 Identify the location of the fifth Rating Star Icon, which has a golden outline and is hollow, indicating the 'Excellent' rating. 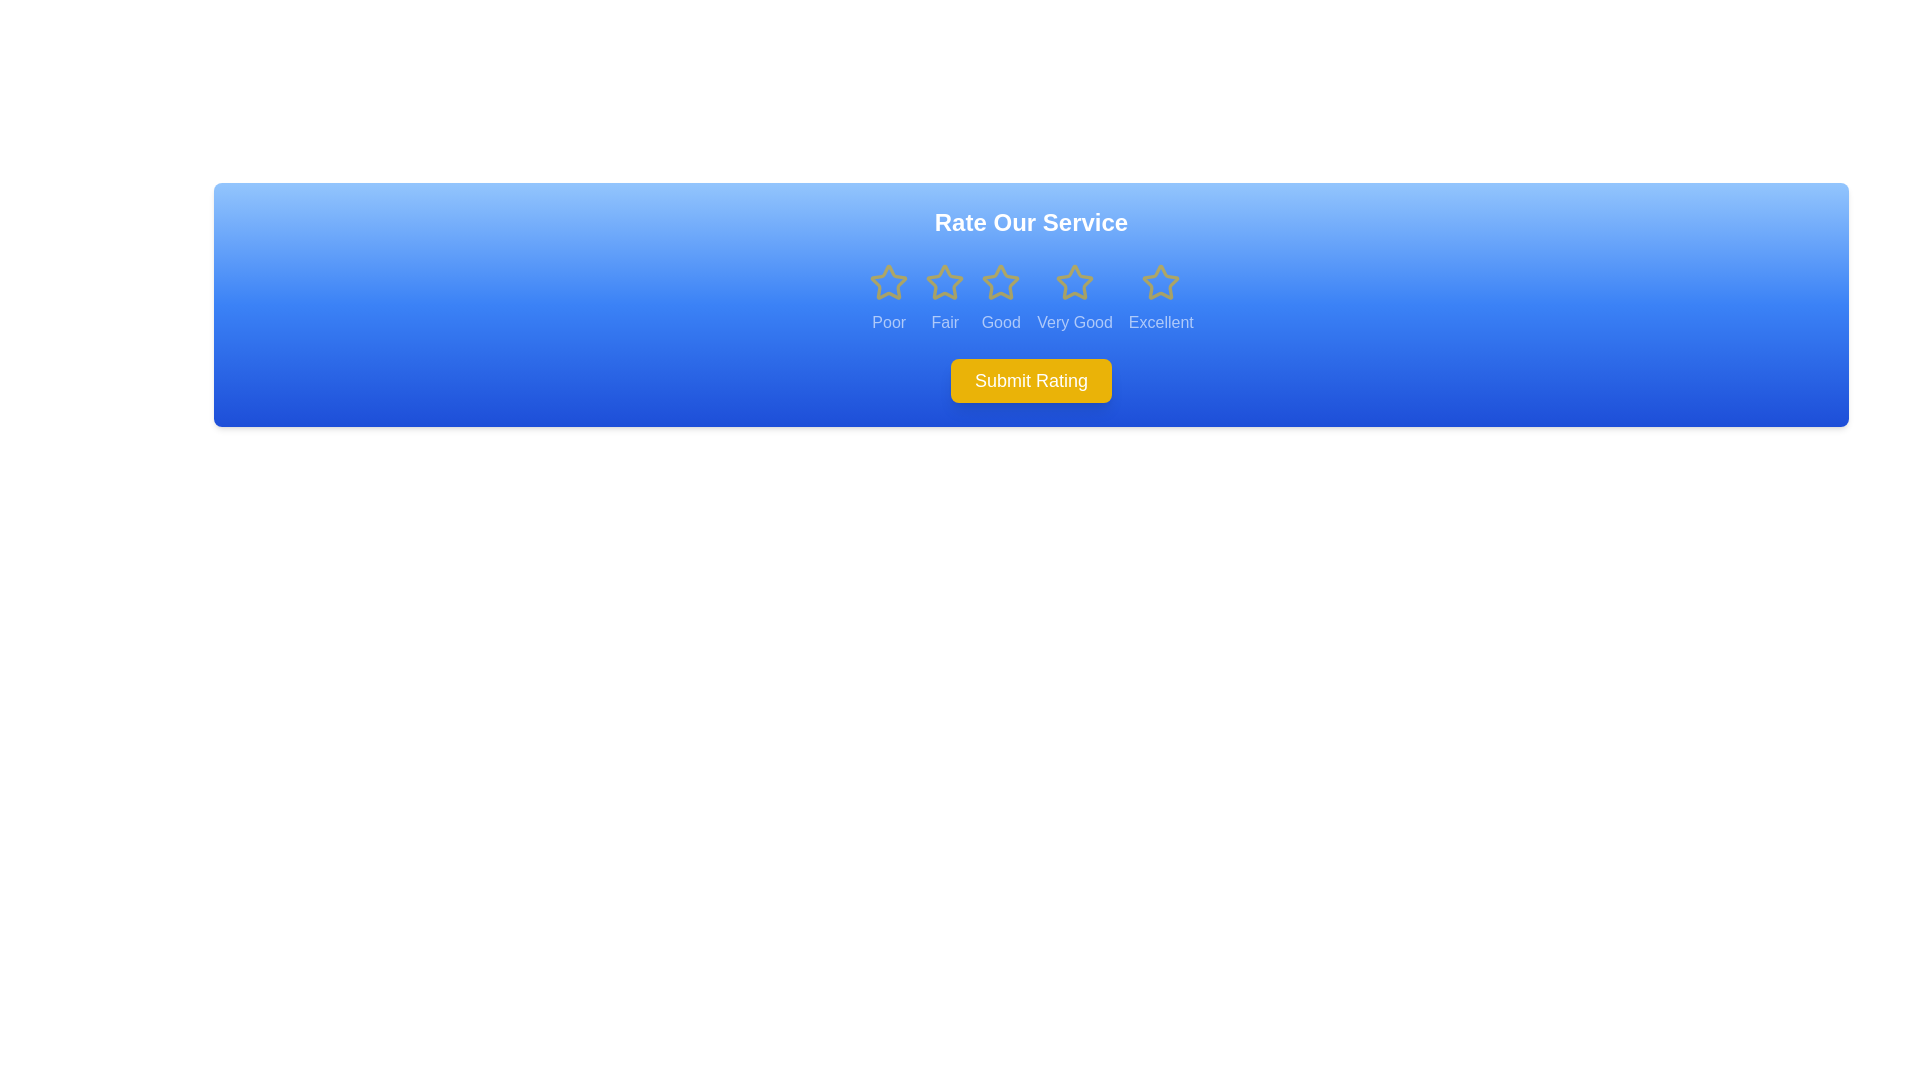
(1161, 282).